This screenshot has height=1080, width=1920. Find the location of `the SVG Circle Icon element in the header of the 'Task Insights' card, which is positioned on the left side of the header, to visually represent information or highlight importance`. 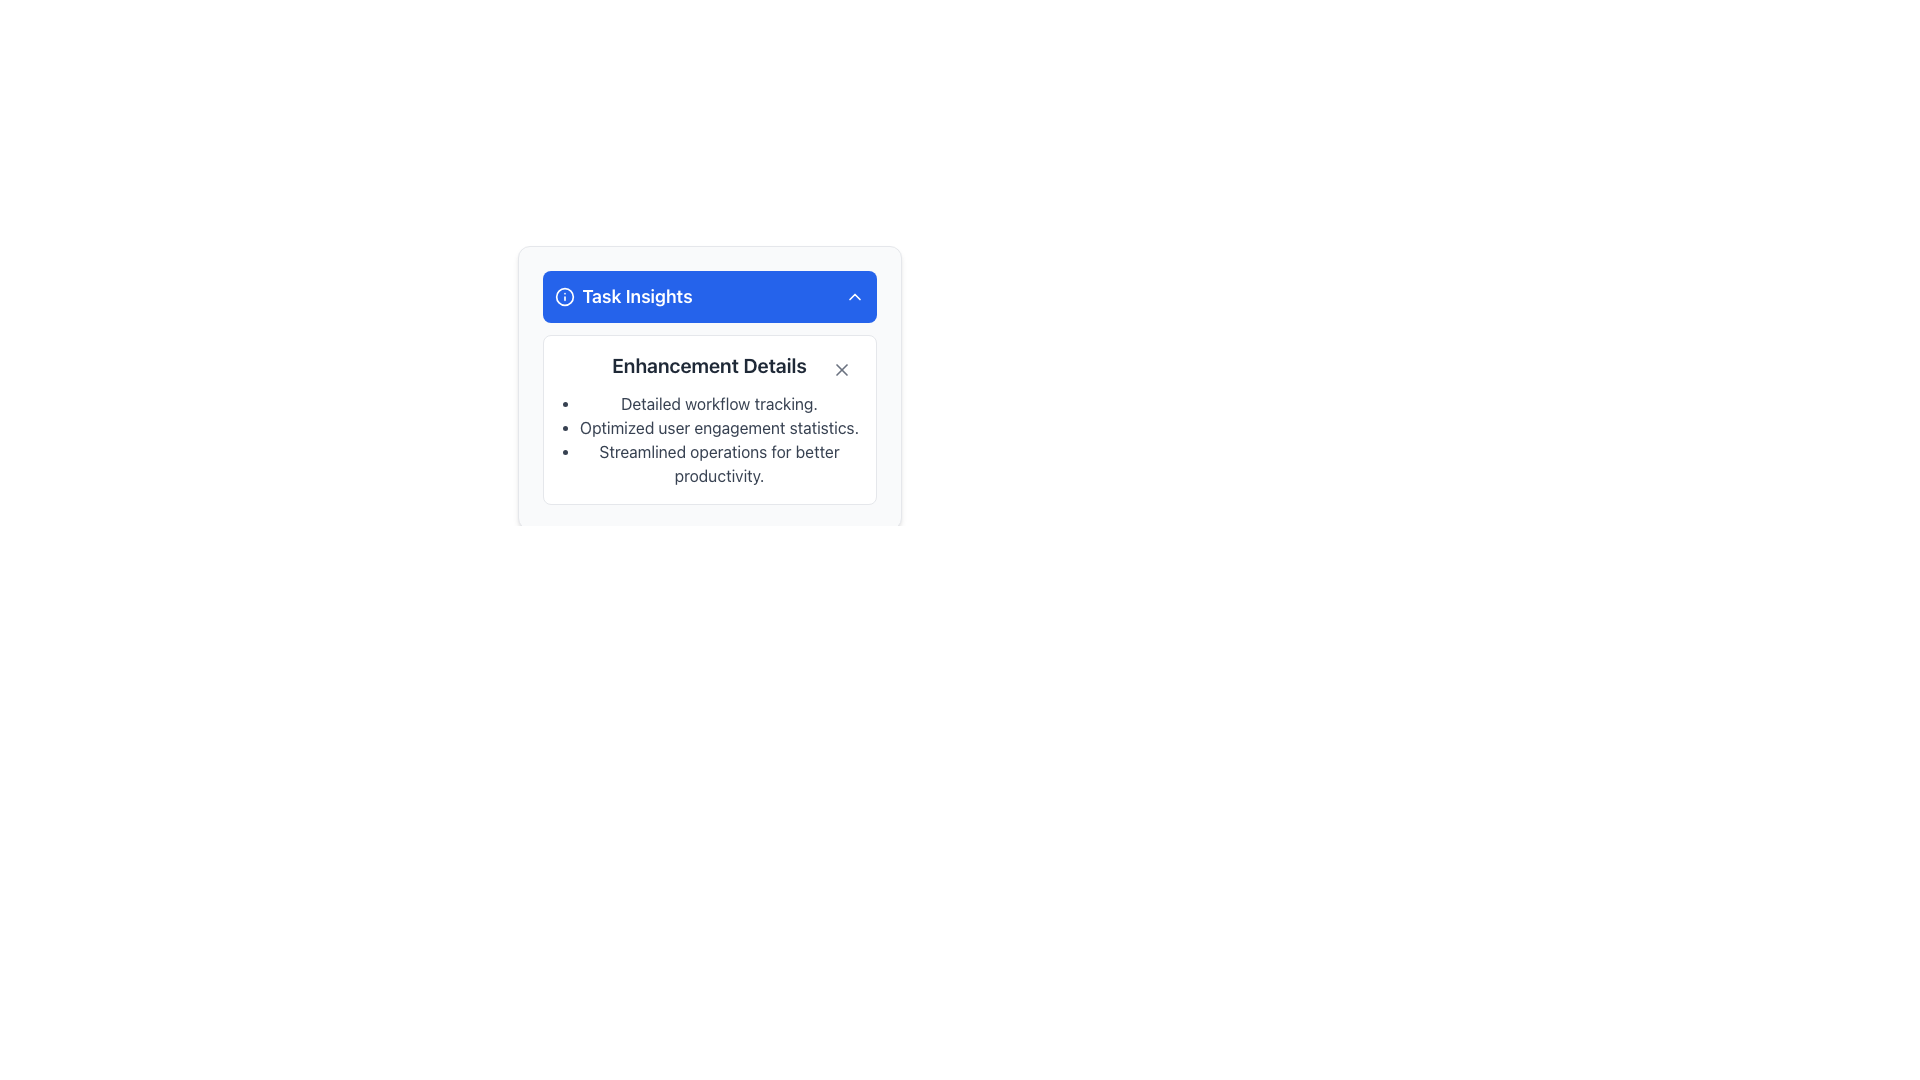

the SVG Circle Icon element in the header of the 'Task Insights' card, which is positioned on the left side of the header, to visually represent information or highlight importance is located at coordinates (563, 297).